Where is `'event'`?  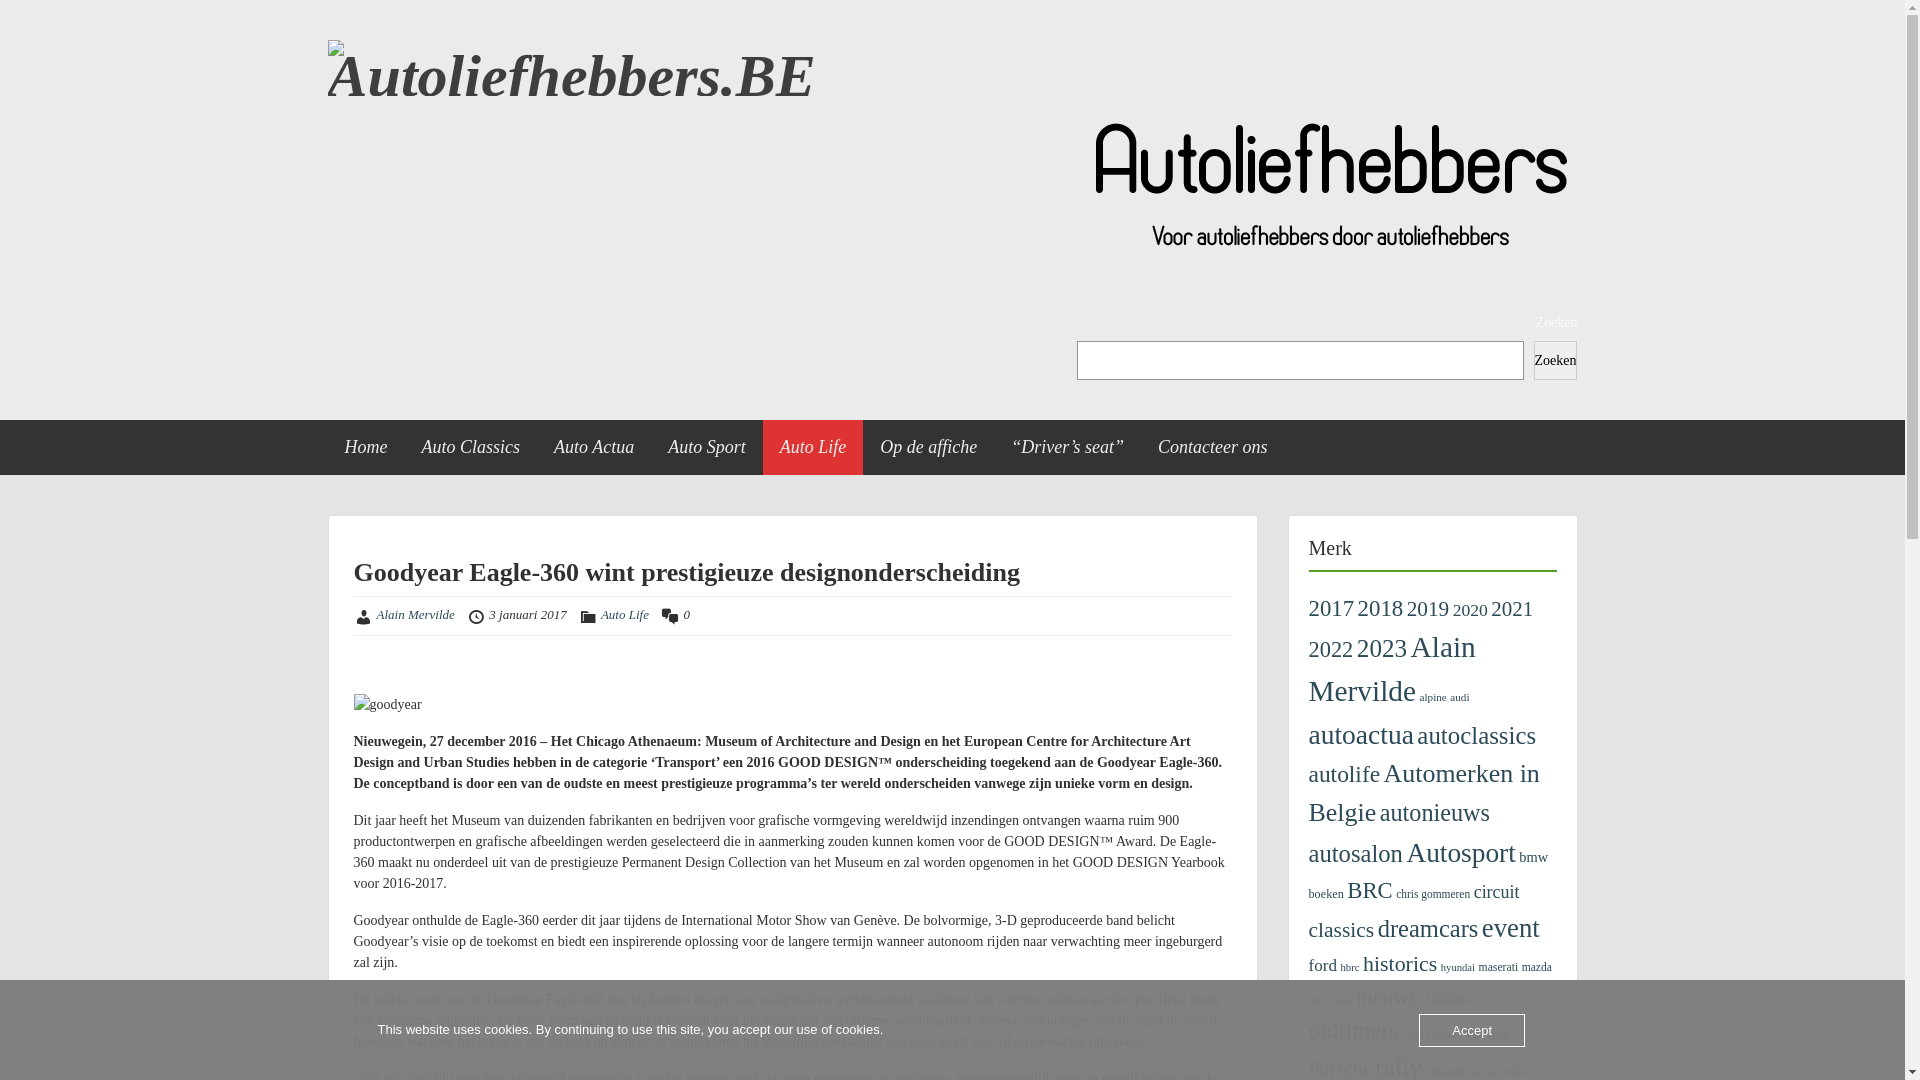
'event' is located at coordinates (1511, 928).